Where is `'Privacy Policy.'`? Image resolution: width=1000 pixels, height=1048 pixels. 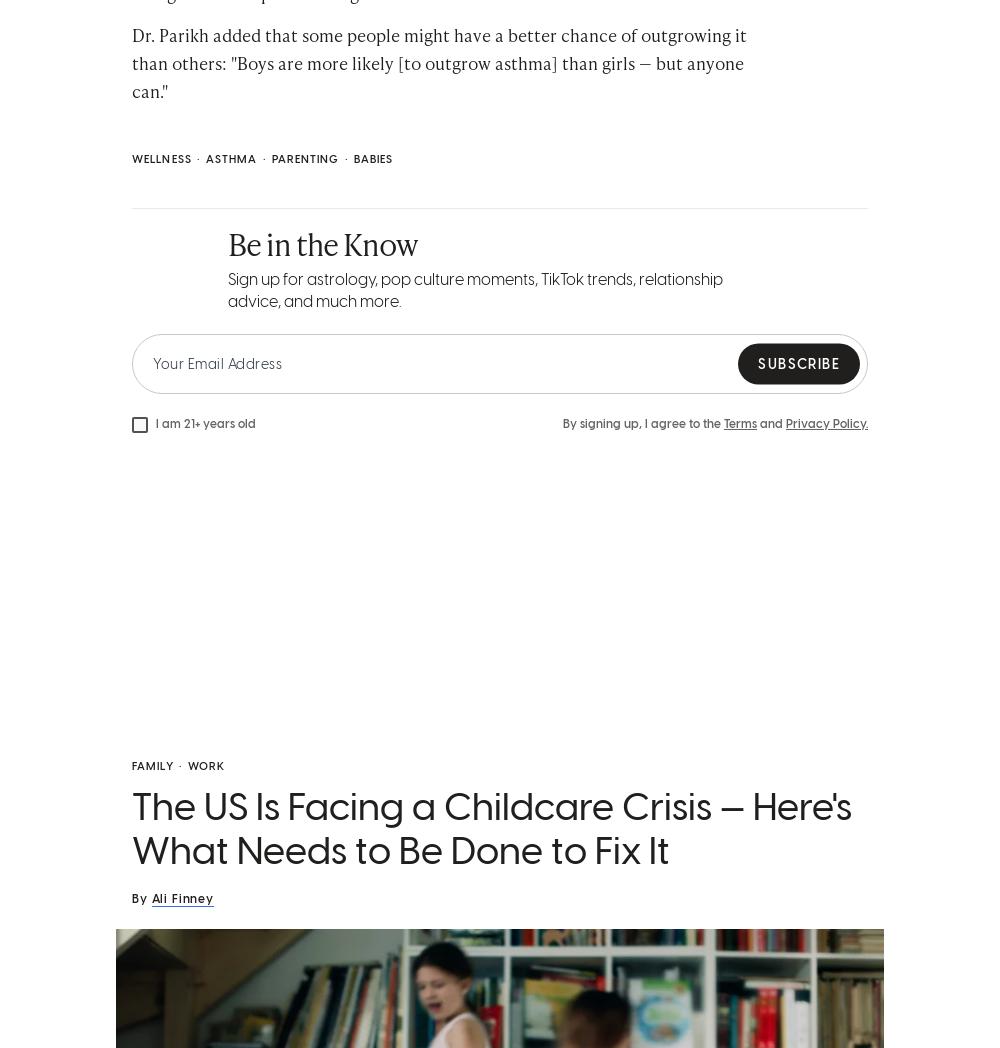
'Privacy Policy.' is located at coordinates (826, 424).